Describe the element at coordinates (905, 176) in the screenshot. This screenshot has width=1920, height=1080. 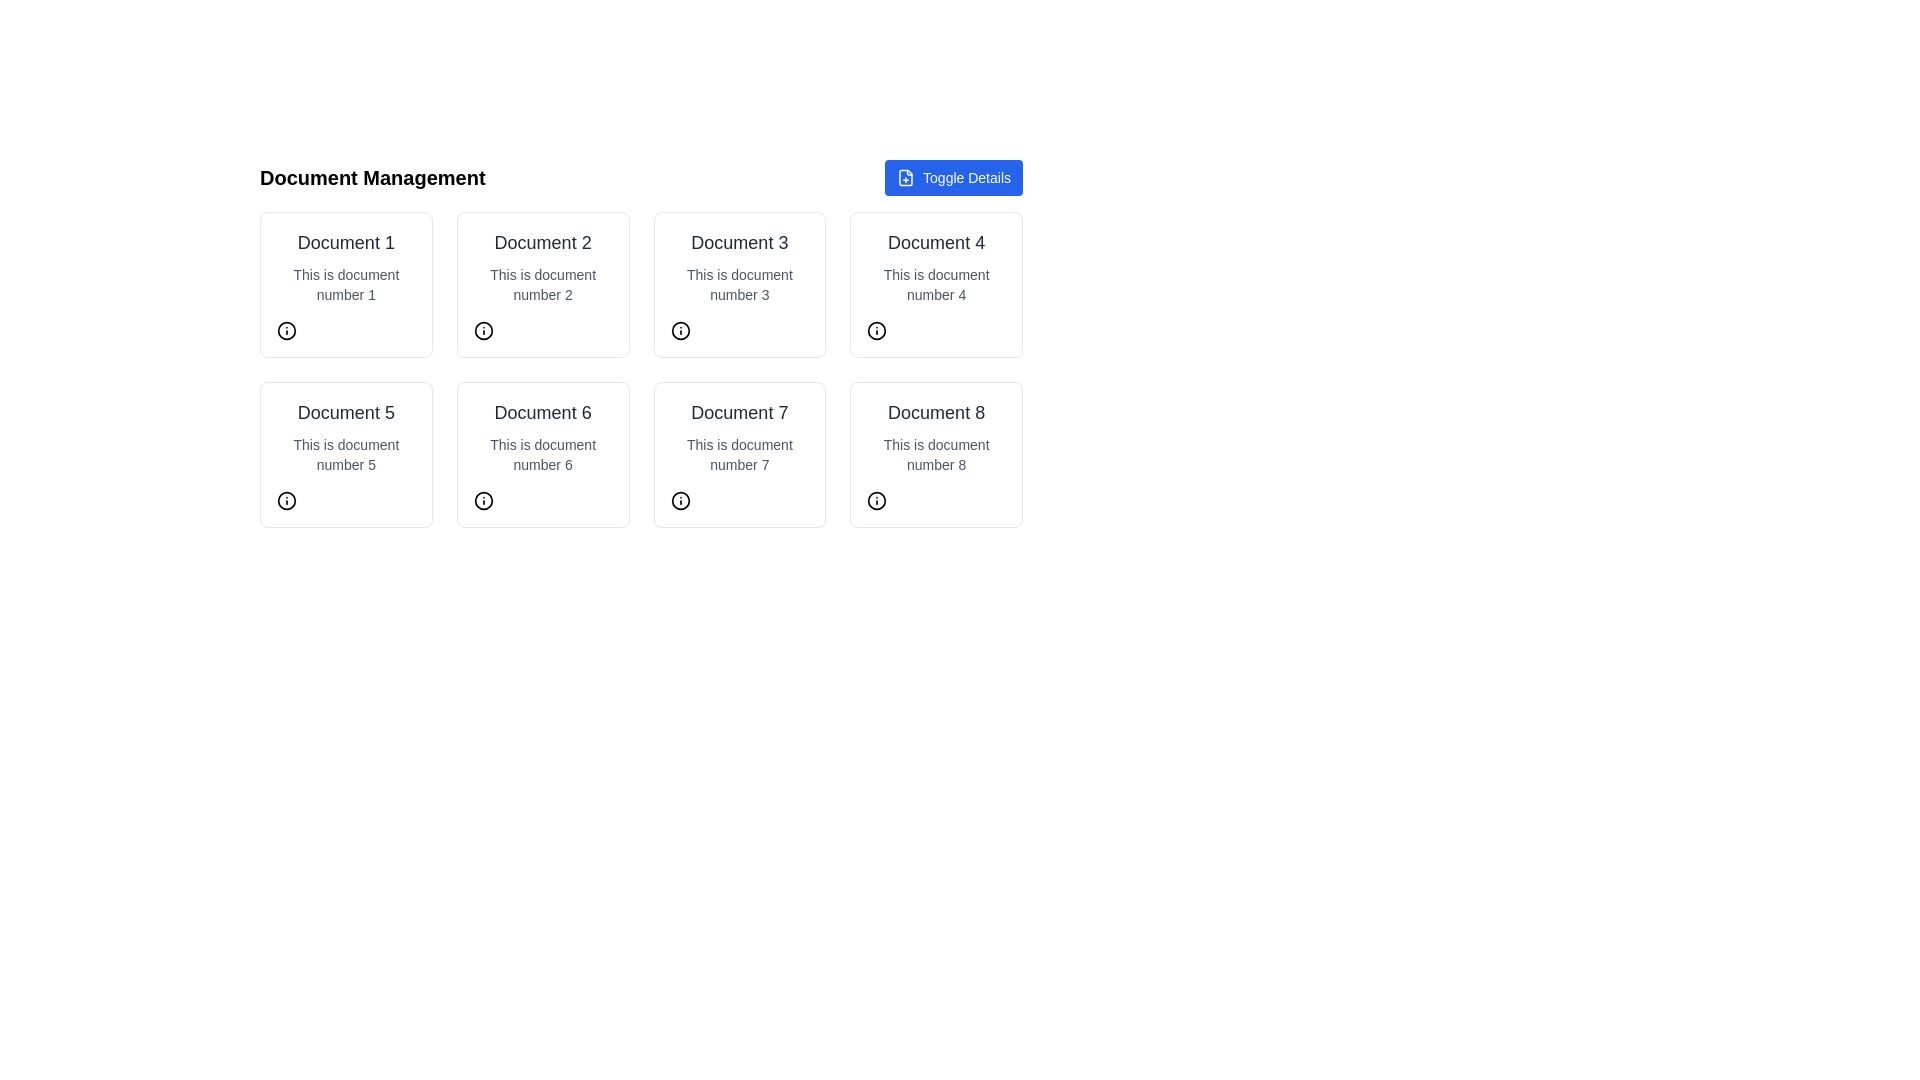
I see `the new document icon located at the top right corner of the interface, next to the 'Toggle Details' text label` at that location.